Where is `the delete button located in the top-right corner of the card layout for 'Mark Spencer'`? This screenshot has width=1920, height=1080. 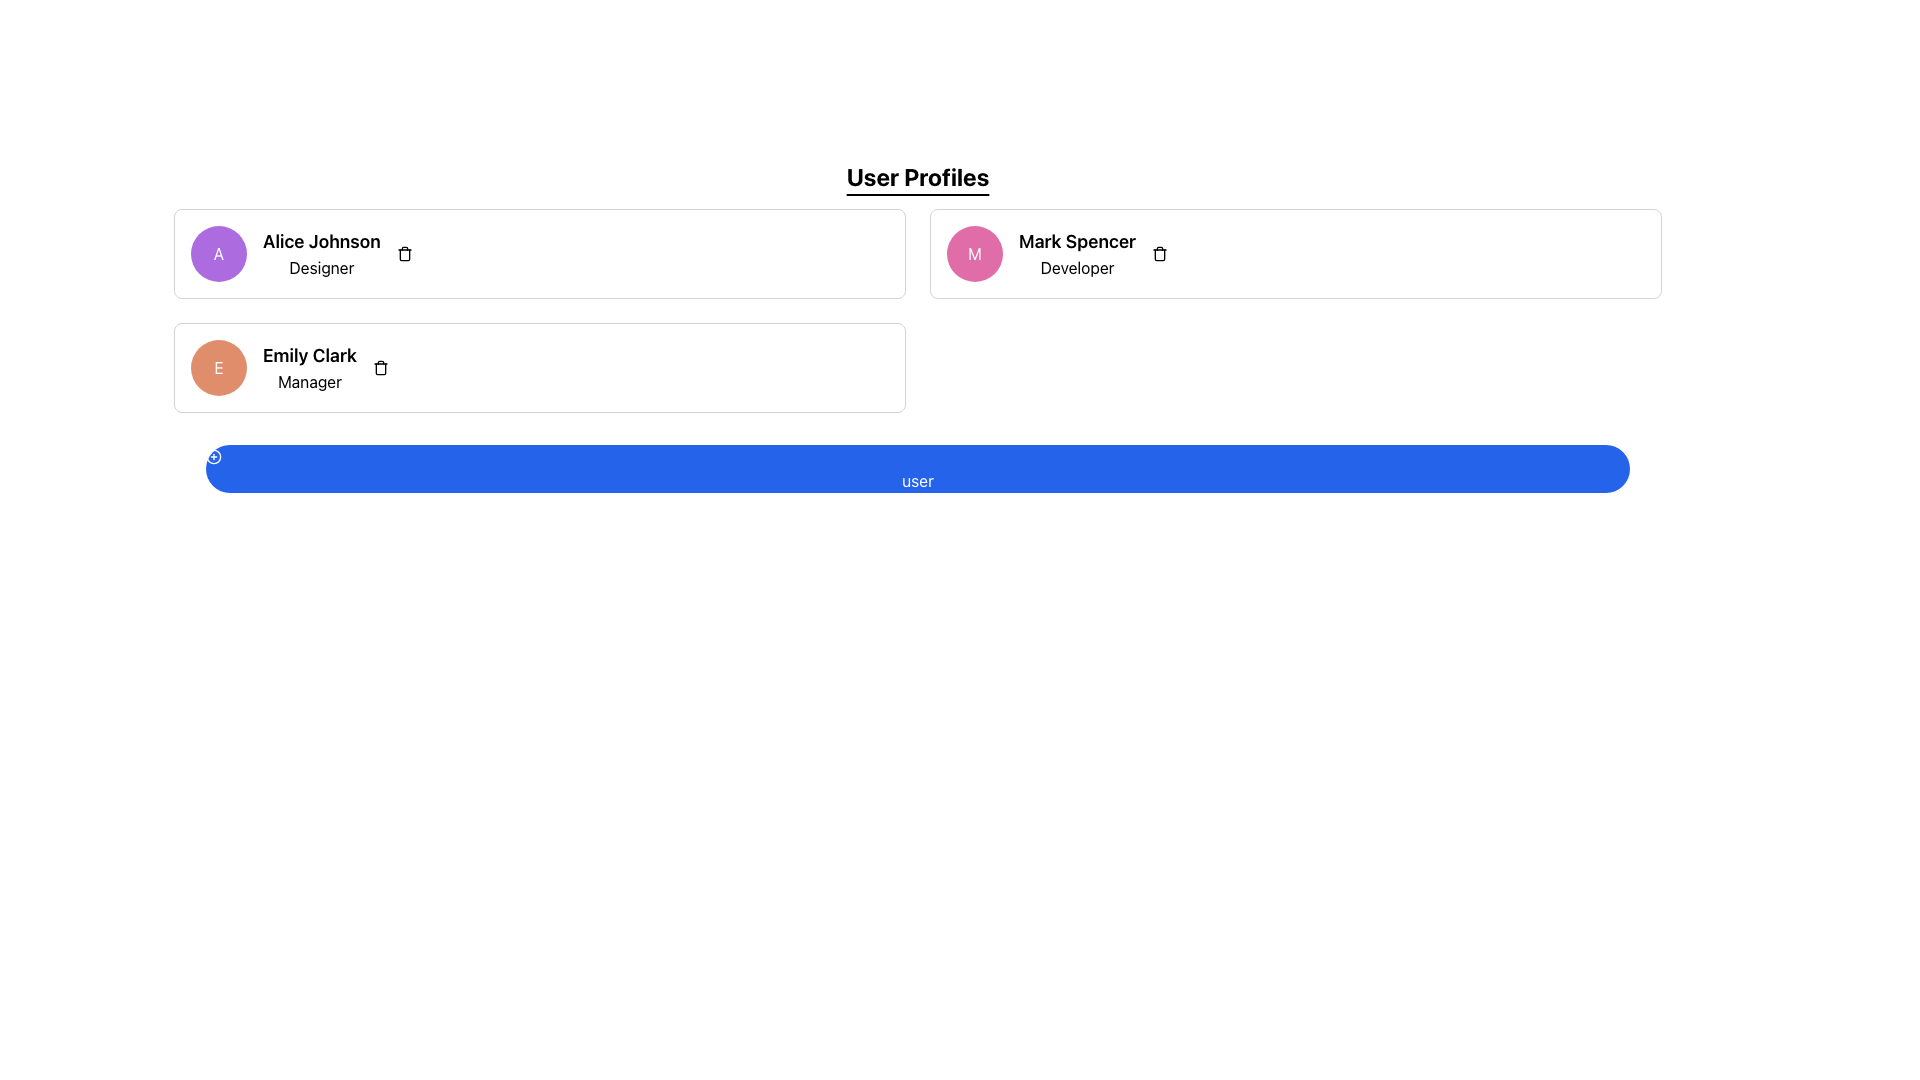
the delete button located in the top-right corner of the card layout for 'Mark Spencer' is located at coordinates (1160, 253).